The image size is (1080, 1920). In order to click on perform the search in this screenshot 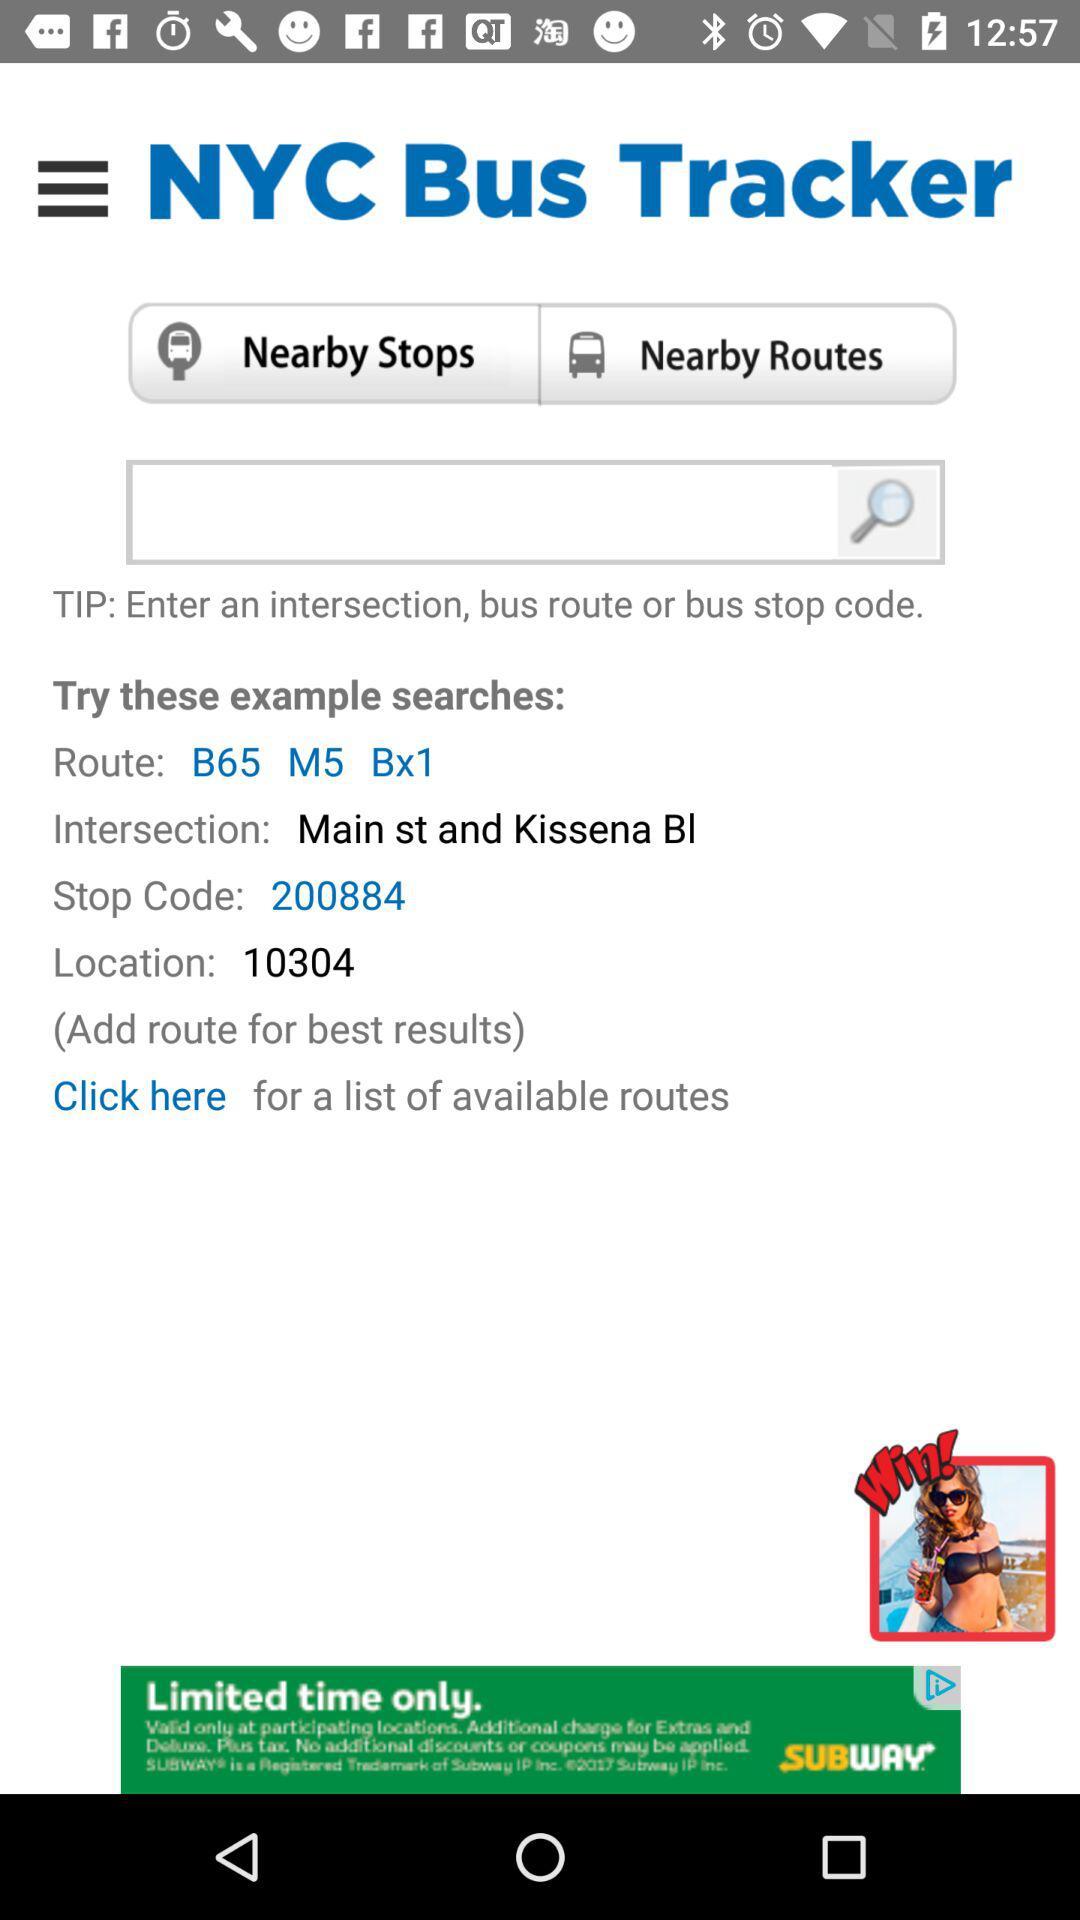, I will do `click(887, 512)`.